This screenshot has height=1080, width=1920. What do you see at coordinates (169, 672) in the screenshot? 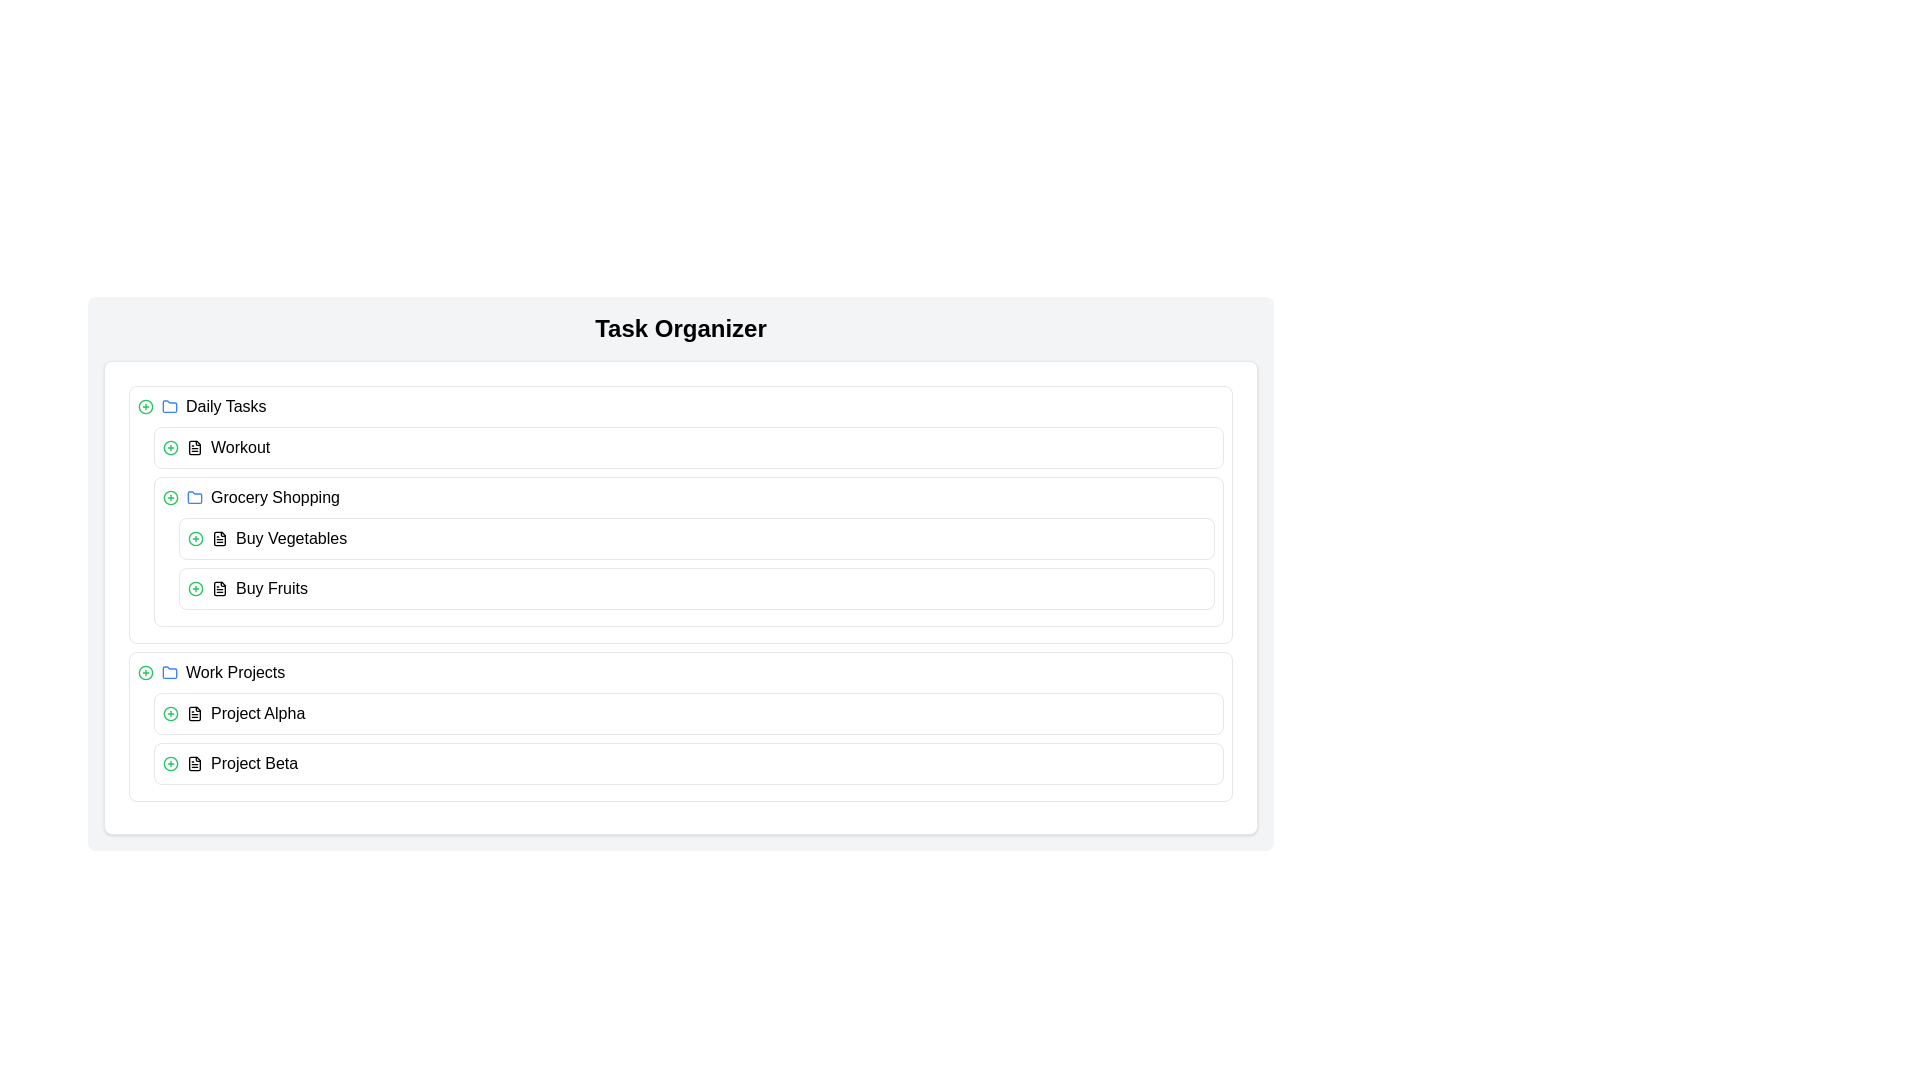
I see `the folder icon representing 'Work Projects', located to the left of the 'Work Projects' label` at bounding box center [169, 672].